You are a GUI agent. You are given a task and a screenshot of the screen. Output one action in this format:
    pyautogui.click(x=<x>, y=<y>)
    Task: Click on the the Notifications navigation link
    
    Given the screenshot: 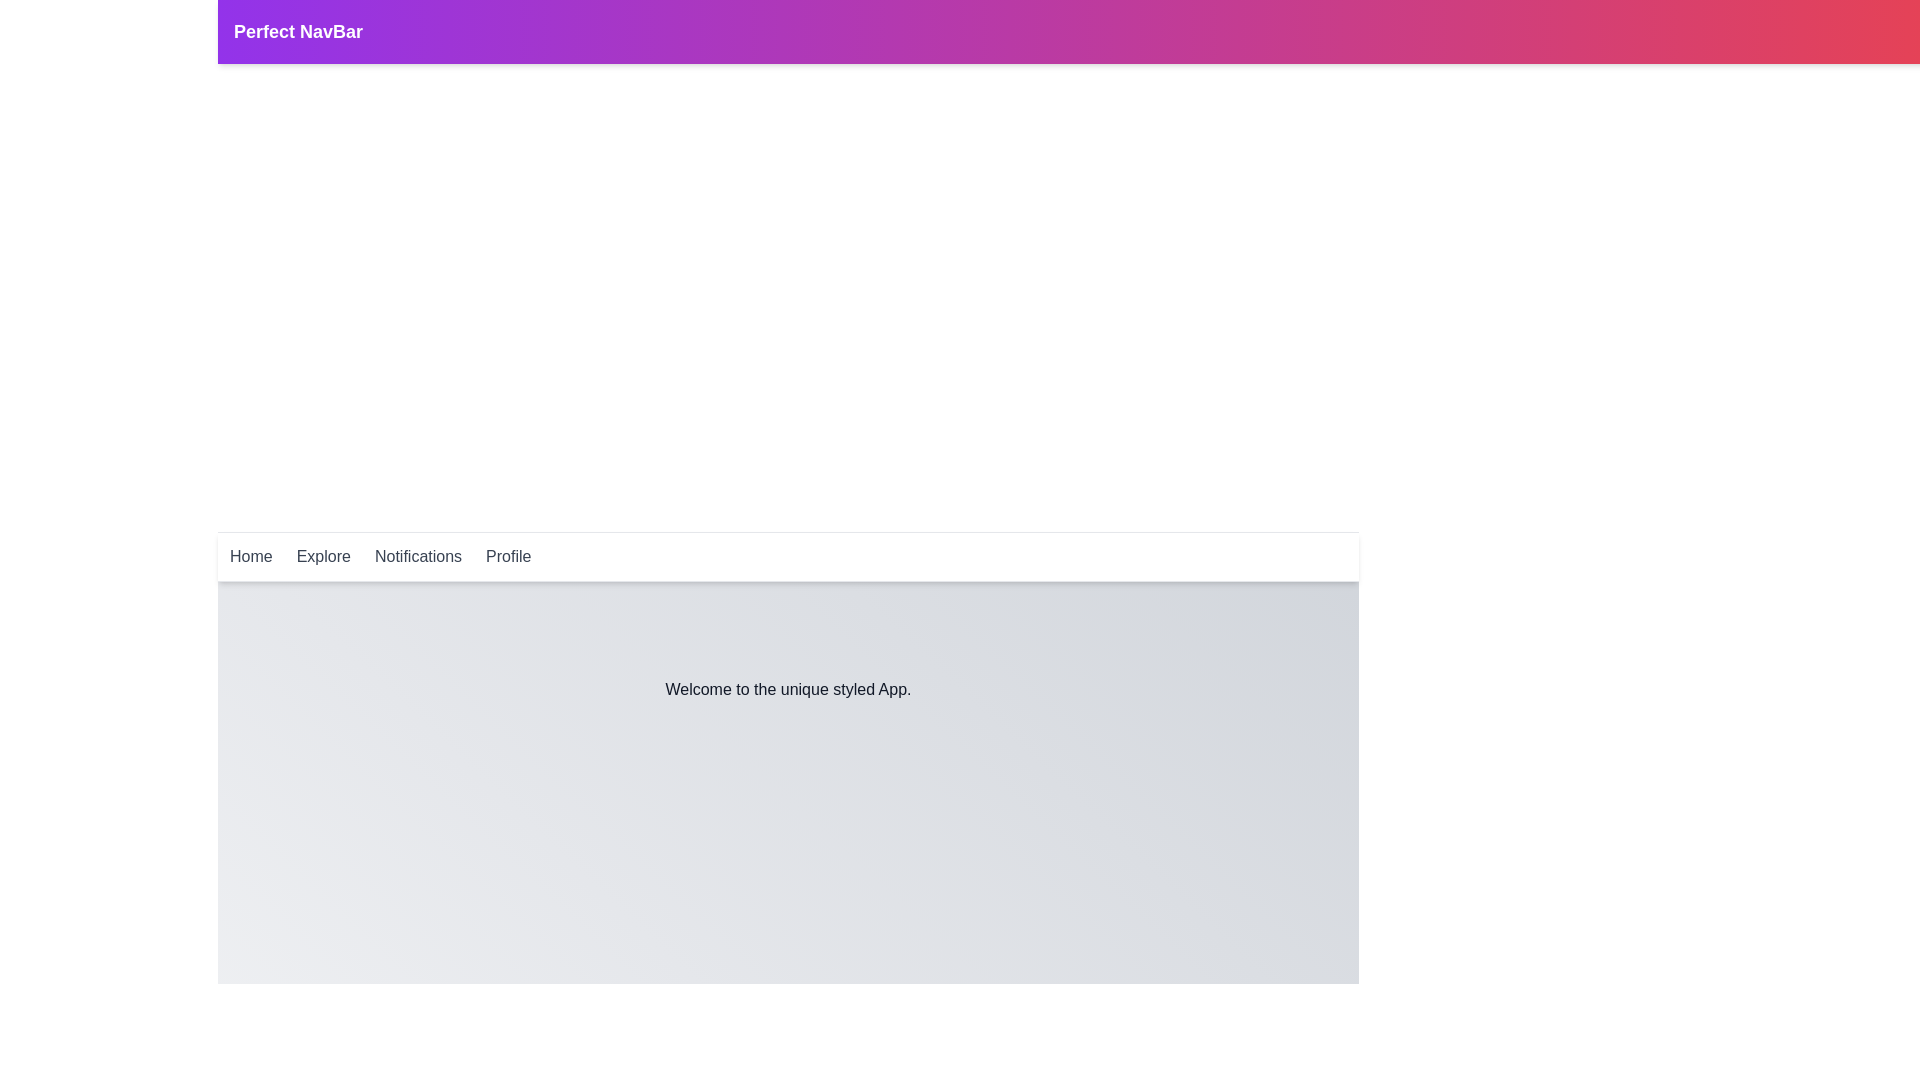 What is the action you would take?
    pyautogui.click(x=417, y=556)
    